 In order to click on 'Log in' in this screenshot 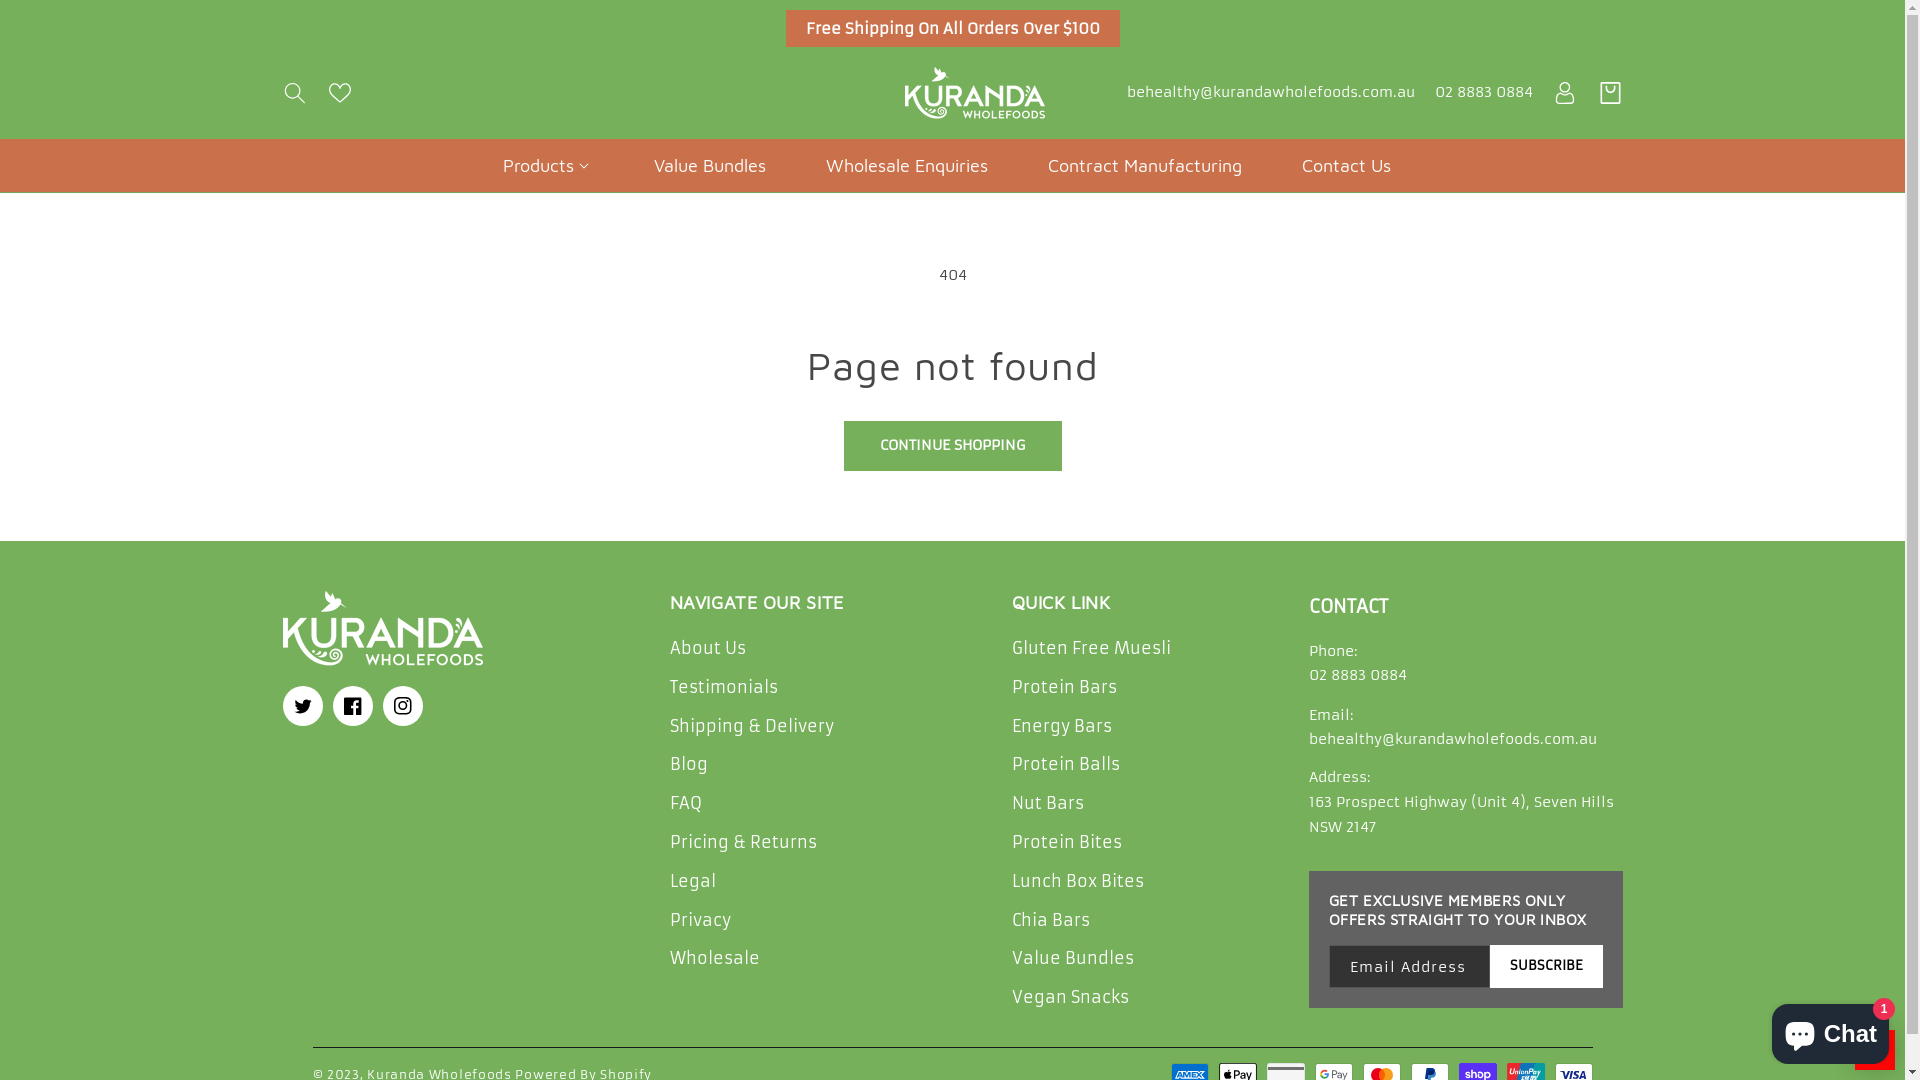, I will do `click(1550, 92)`.